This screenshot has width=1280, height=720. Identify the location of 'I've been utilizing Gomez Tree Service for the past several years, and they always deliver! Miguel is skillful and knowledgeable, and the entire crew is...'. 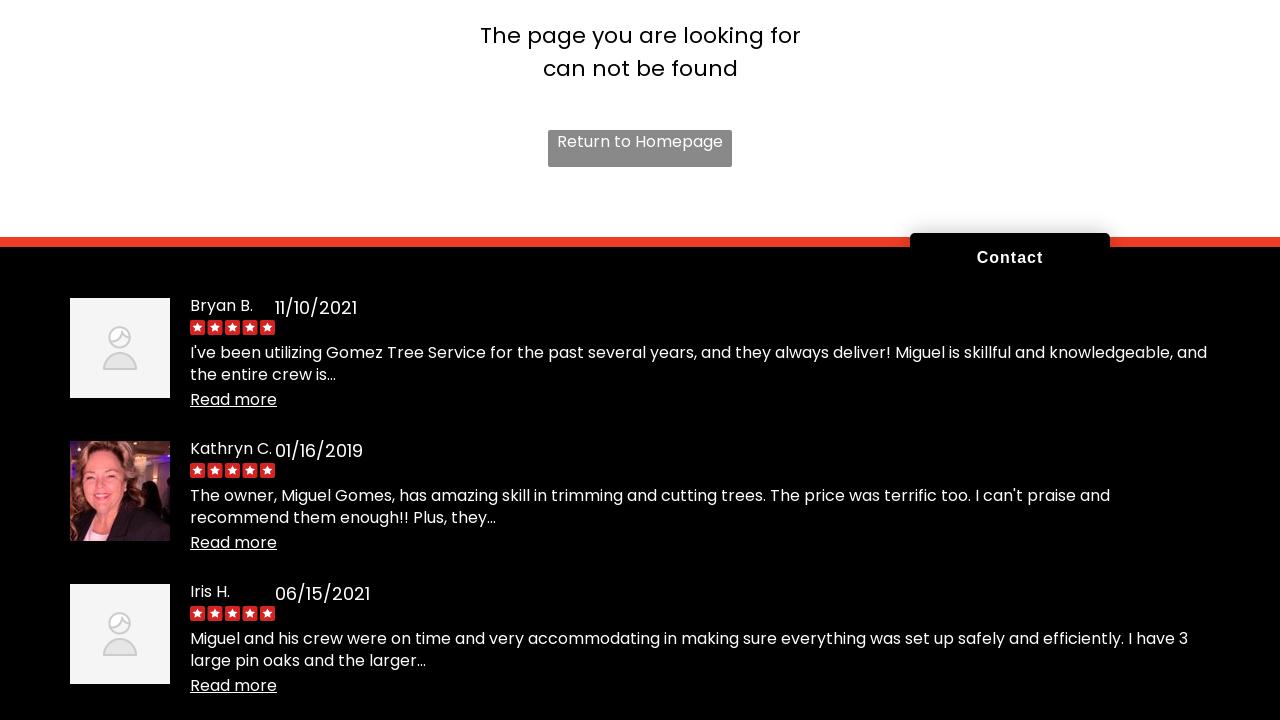
(189, 362).